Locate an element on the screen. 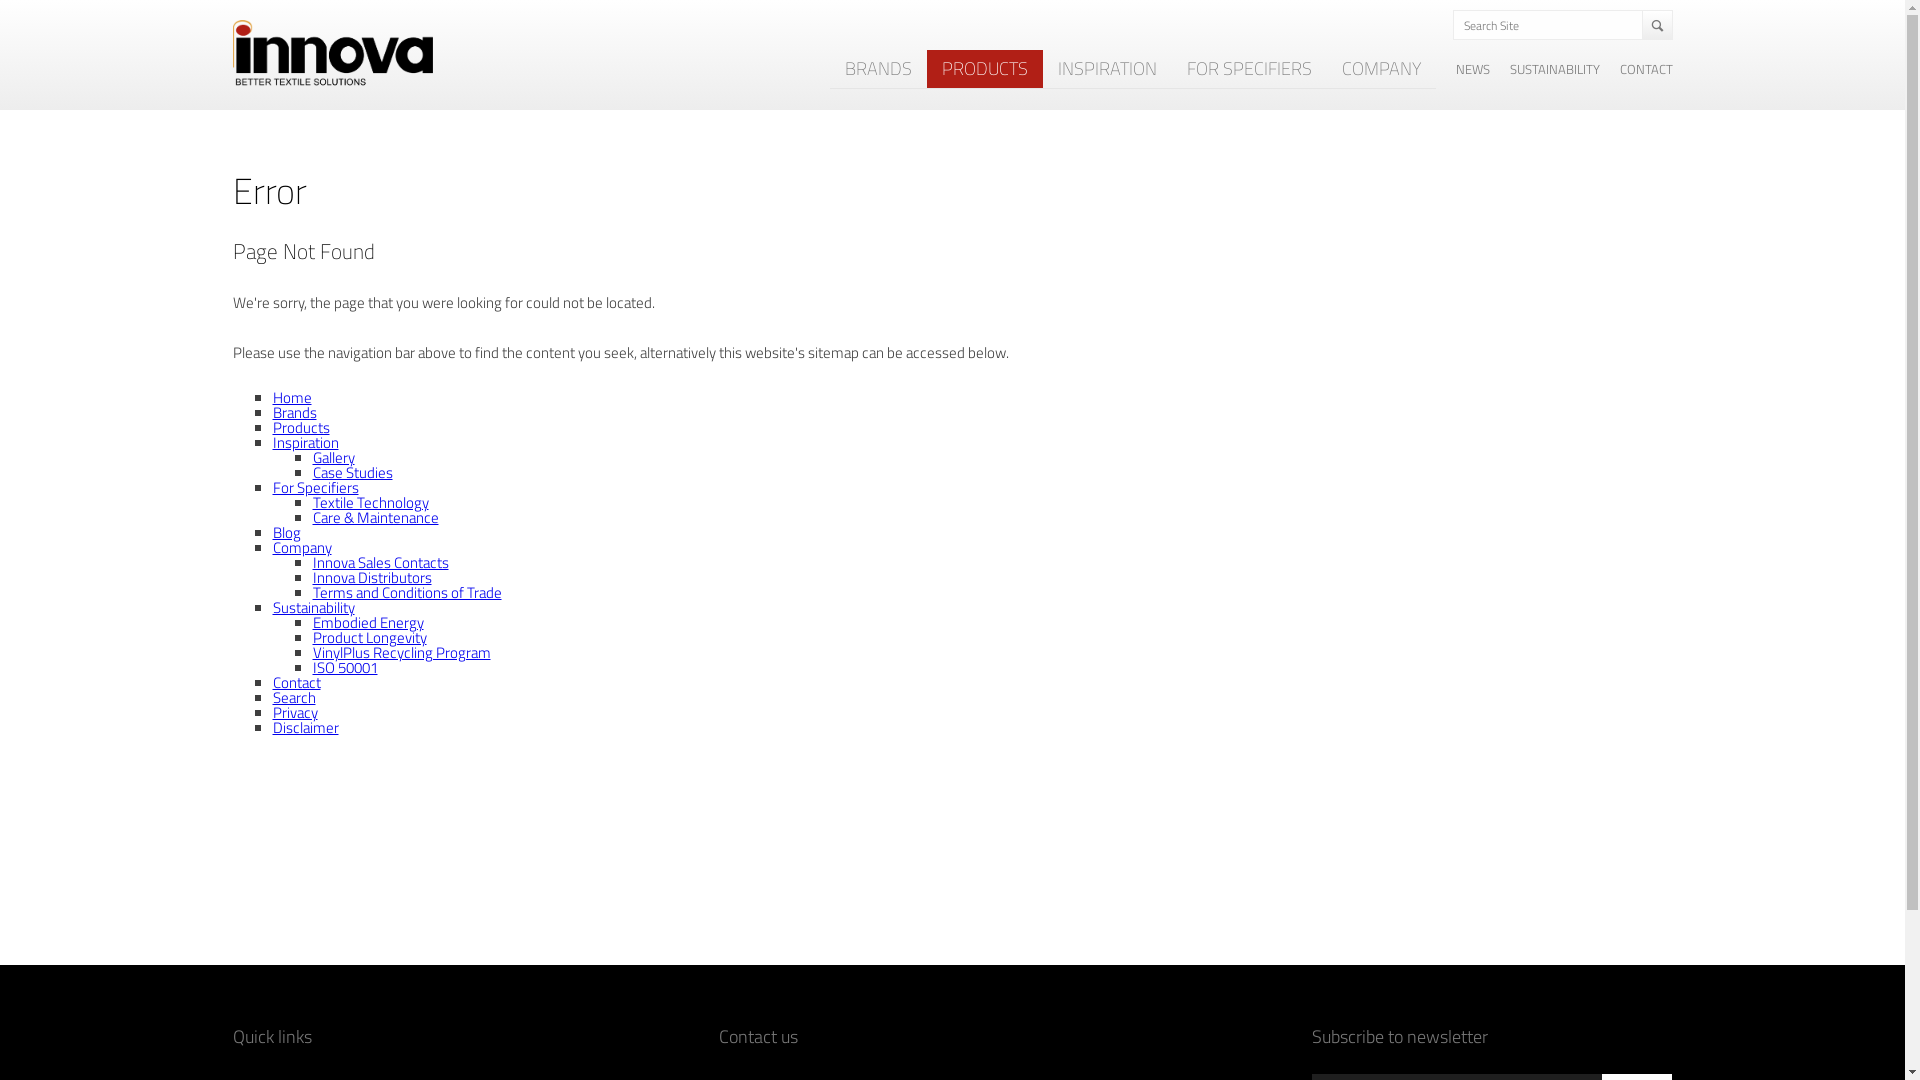  'CONTACT' is located at coordinates (1646, 68).